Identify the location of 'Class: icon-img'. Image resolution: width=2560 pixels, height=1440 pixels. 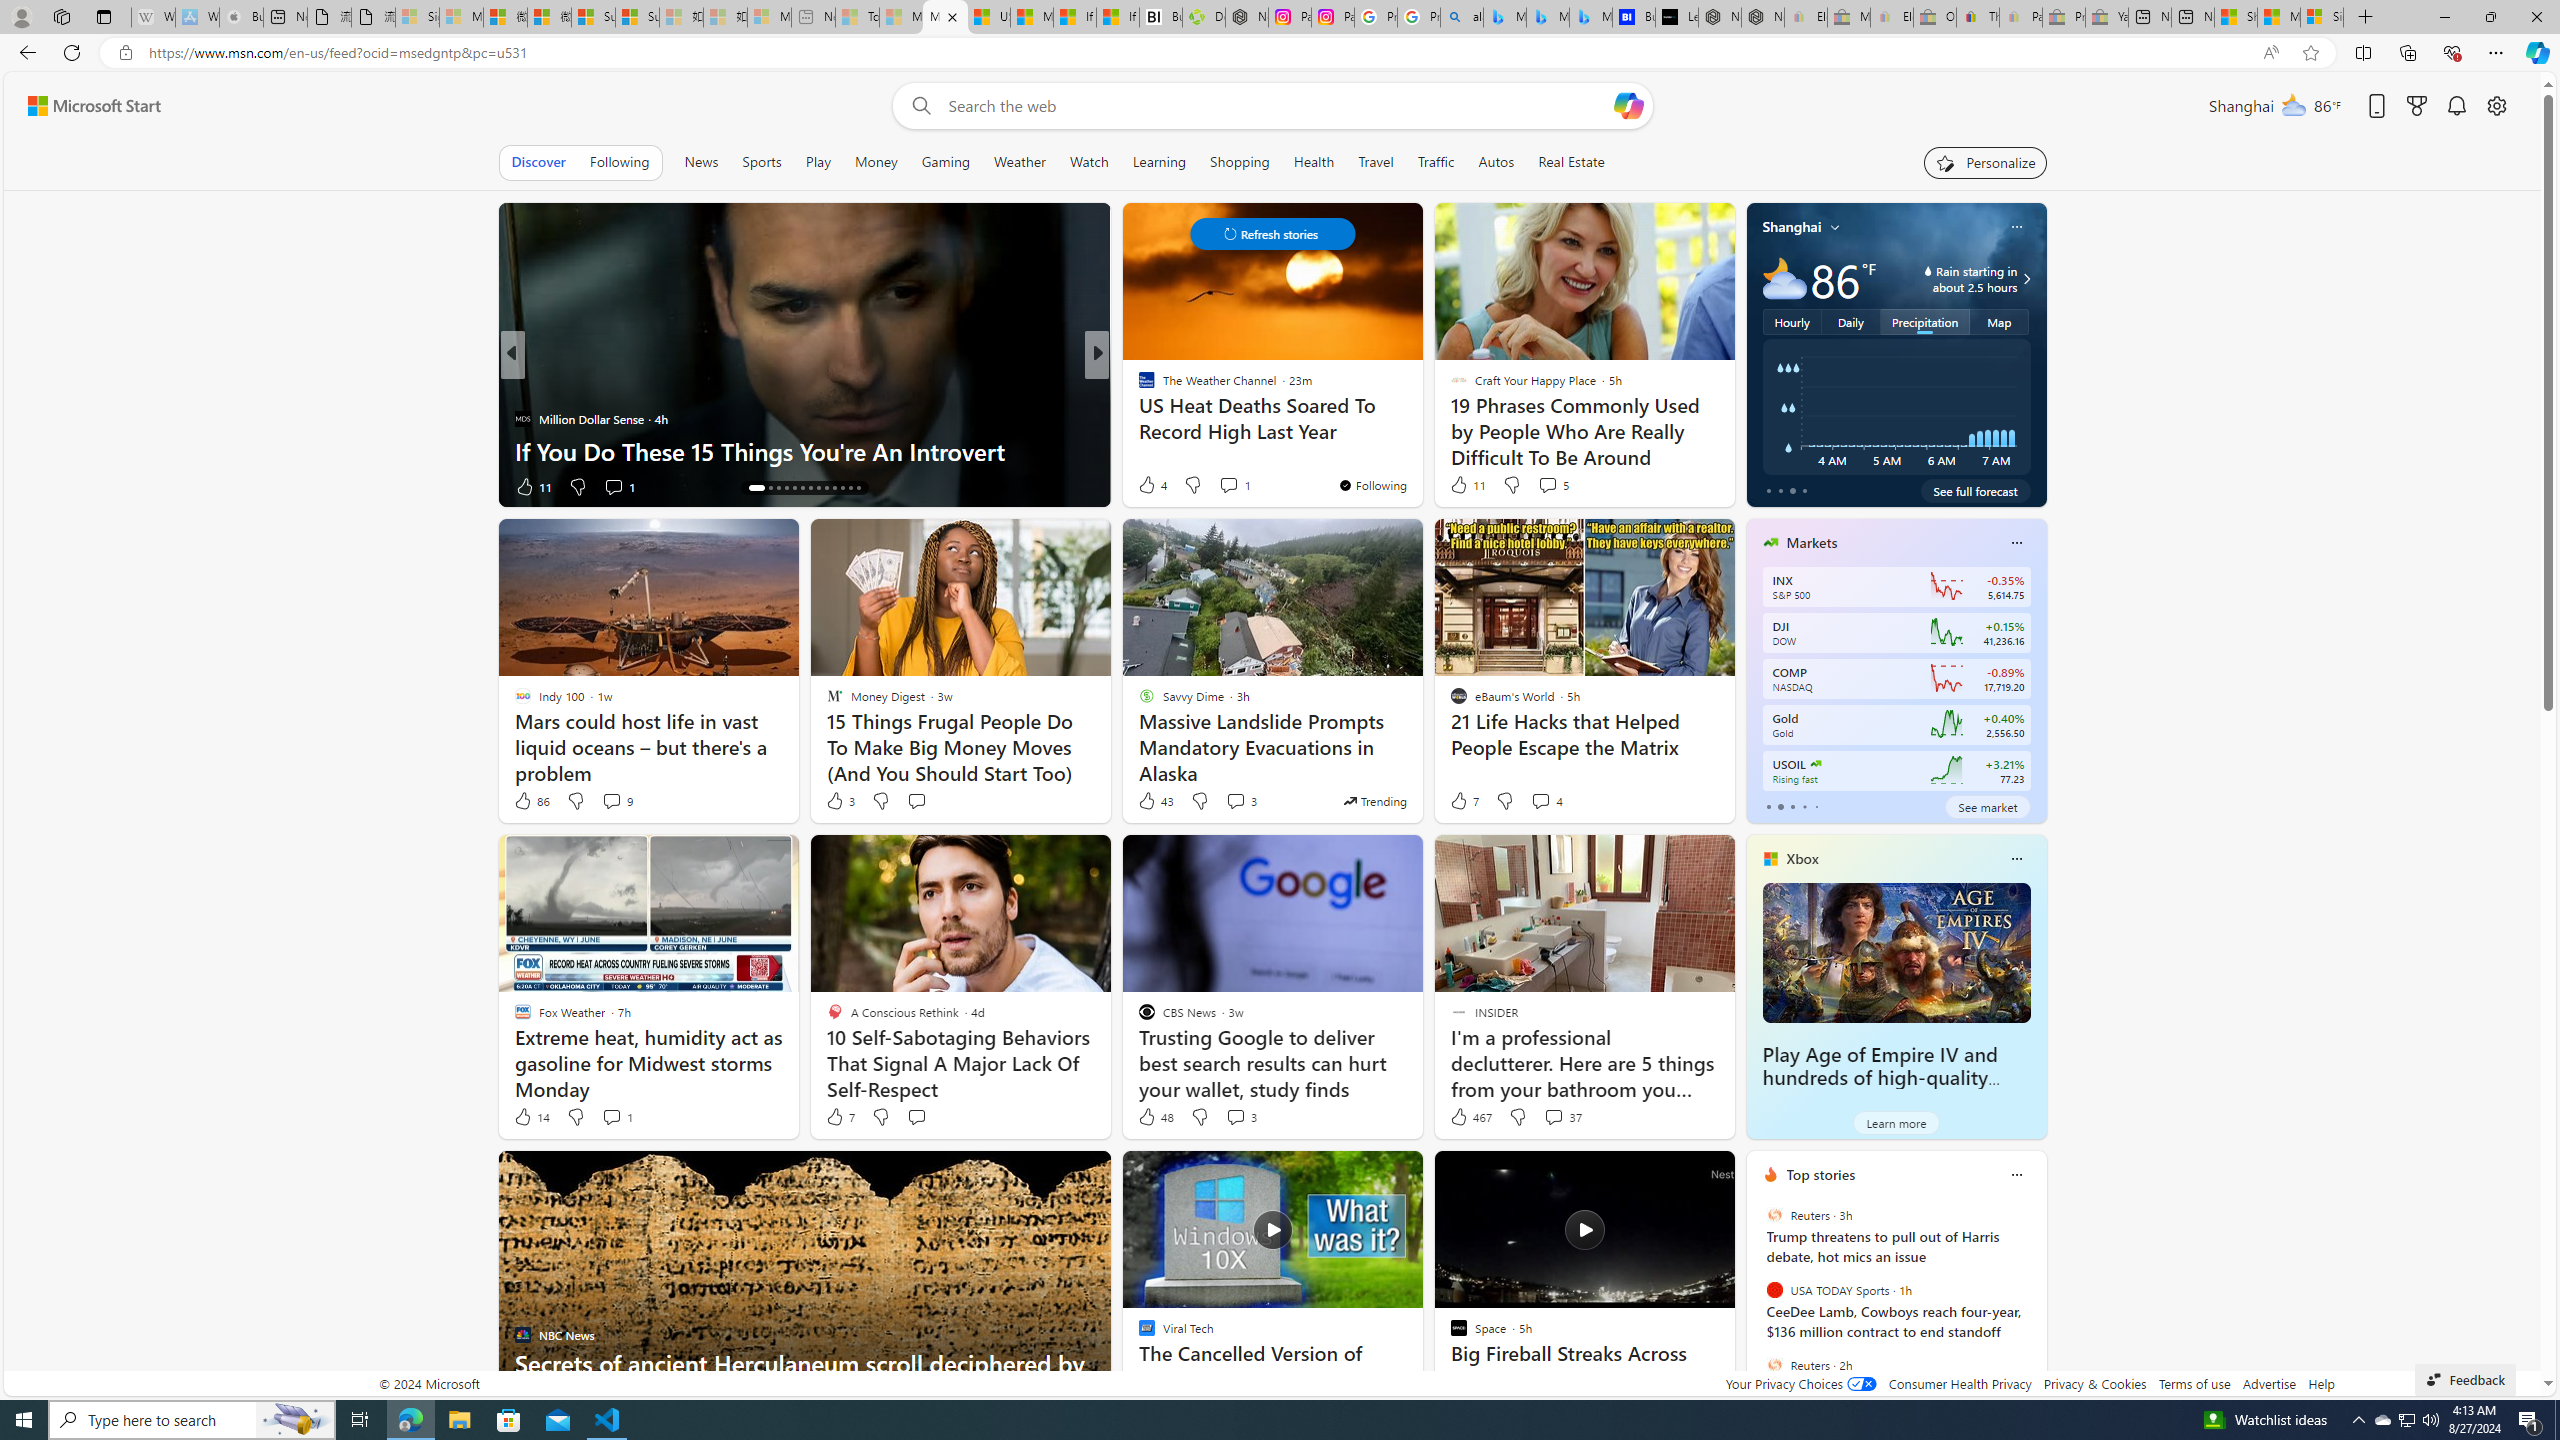
(2015, 1175).